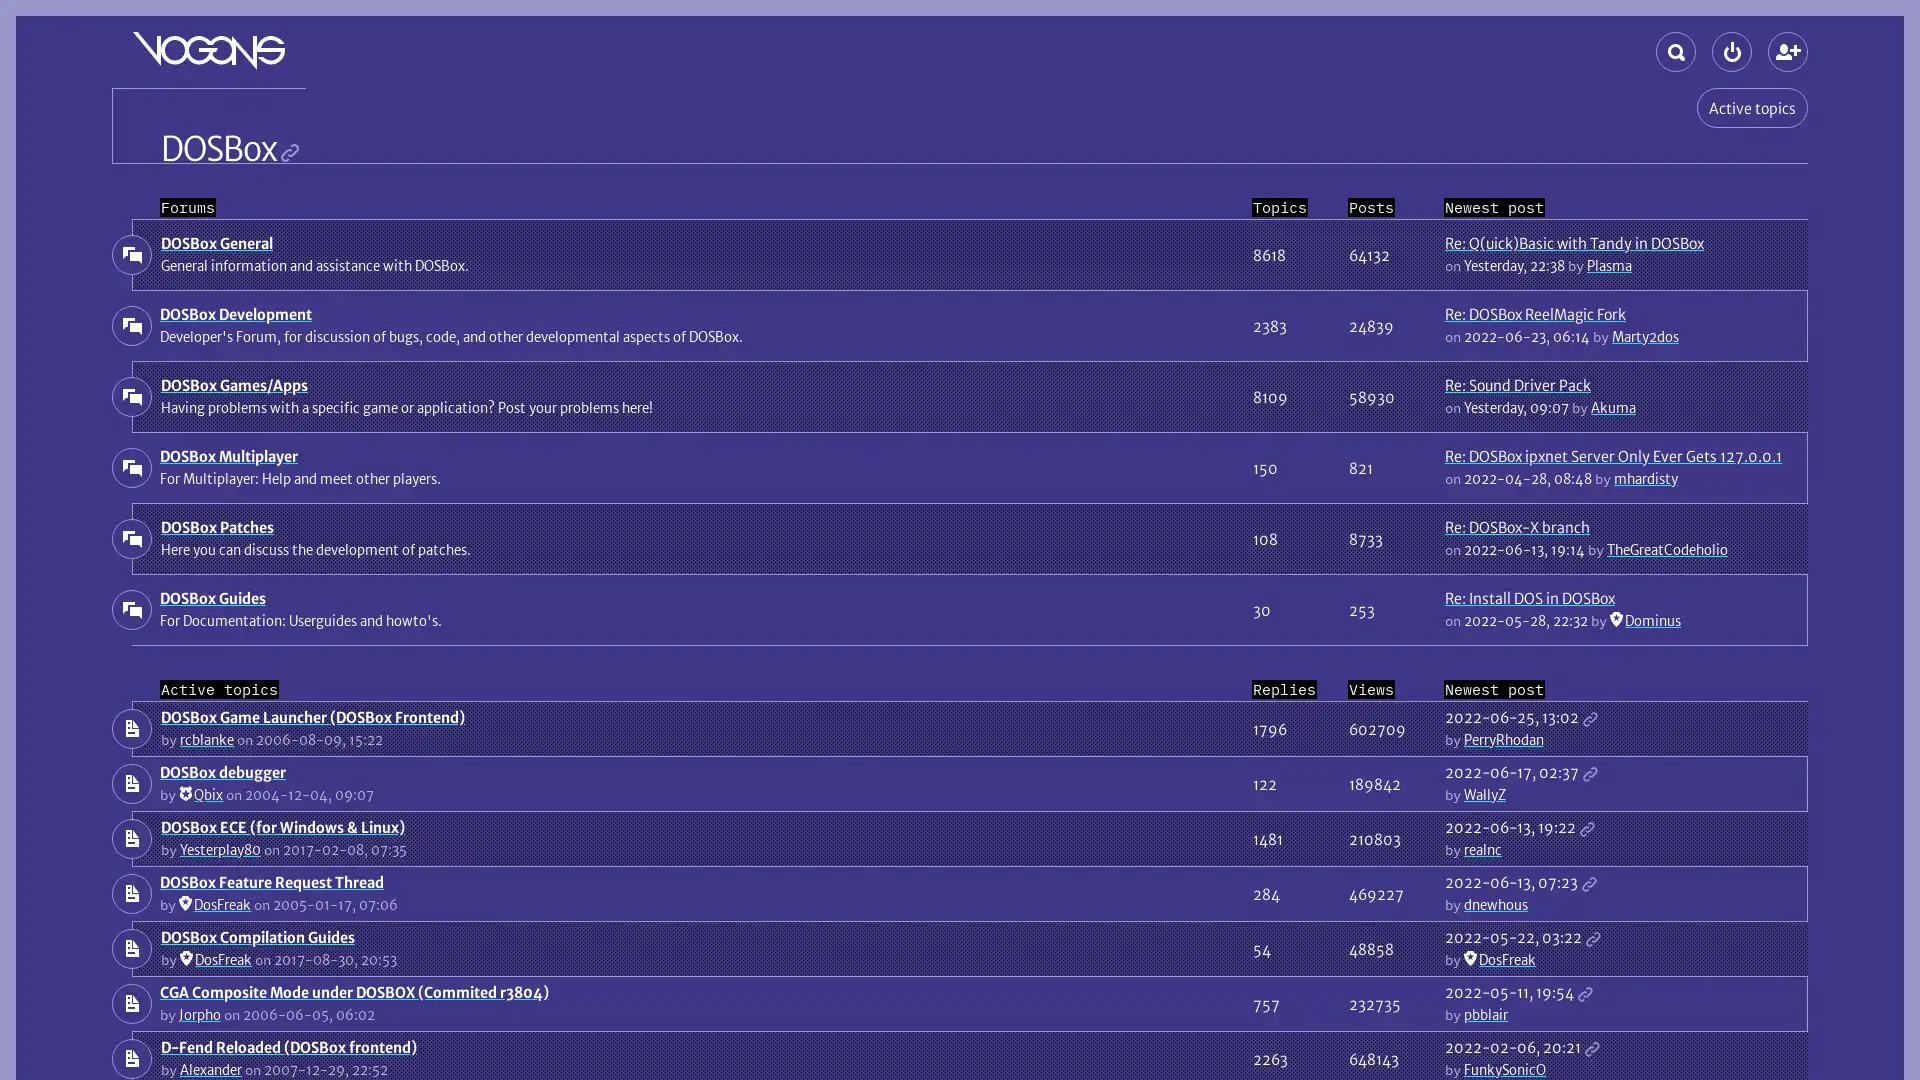 The image size is (1920, 1080). I want to click on Search, so click(1675, 50).